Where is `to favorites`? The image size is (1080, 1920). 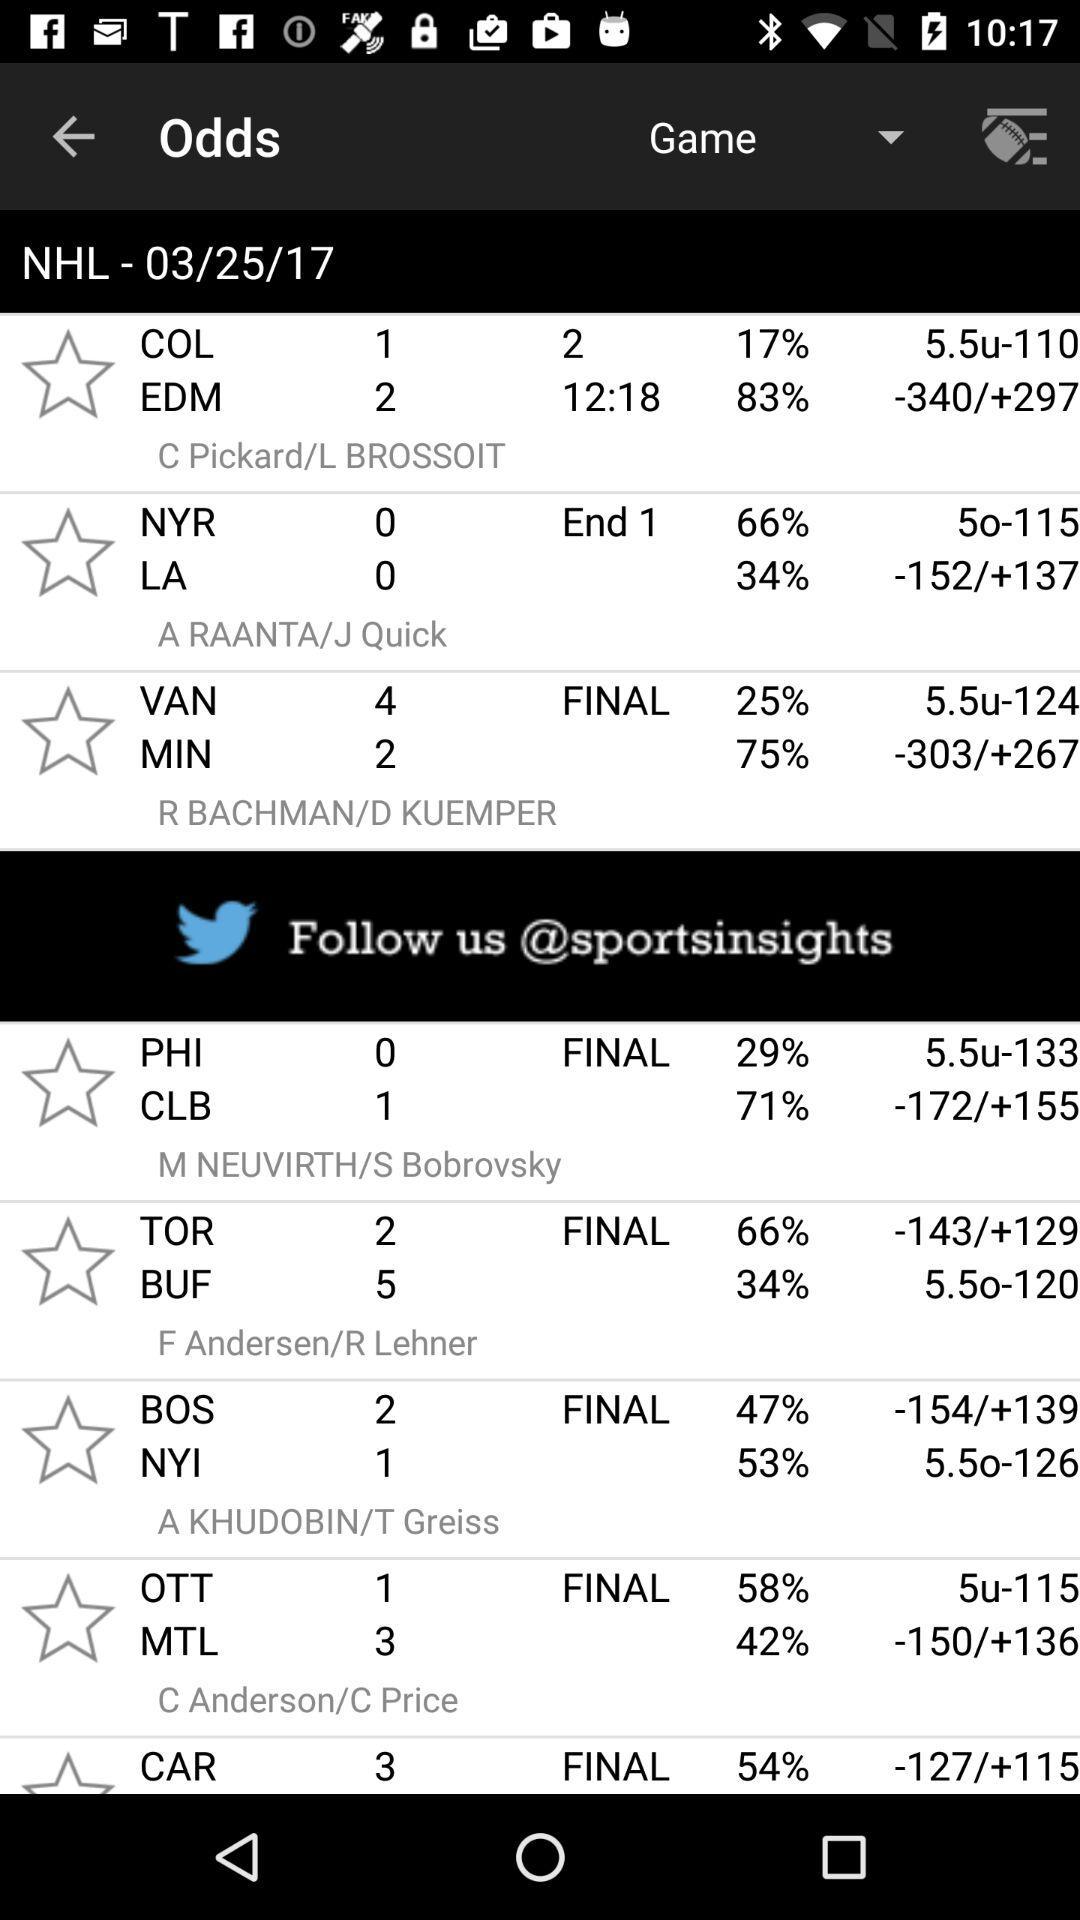 to favorites is located at coordinates (67, 1081).